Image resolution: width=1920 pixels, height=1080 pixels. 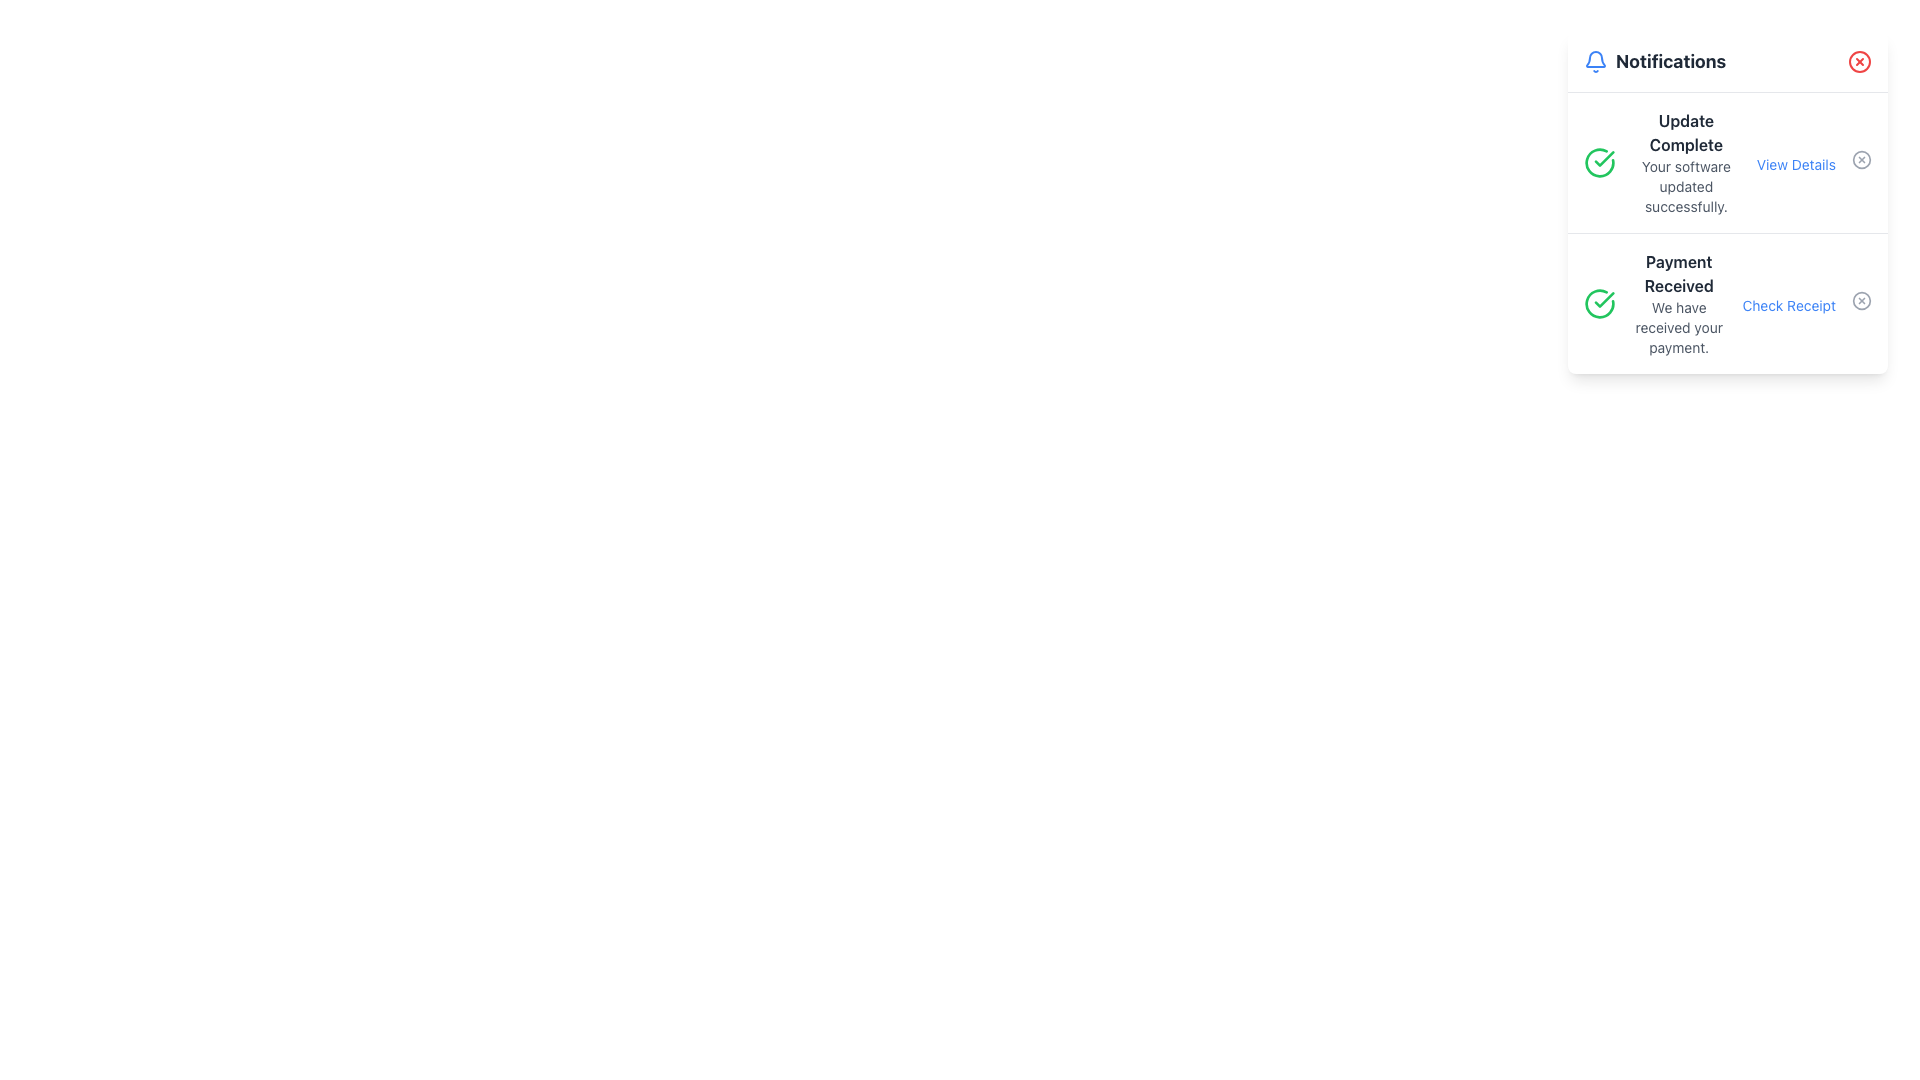 I want to click on the circular green icon with a checkmark located in the 'Payment Received' notification area, adjacent to the 'Payment Received' text, so click(x=1598, y=304).